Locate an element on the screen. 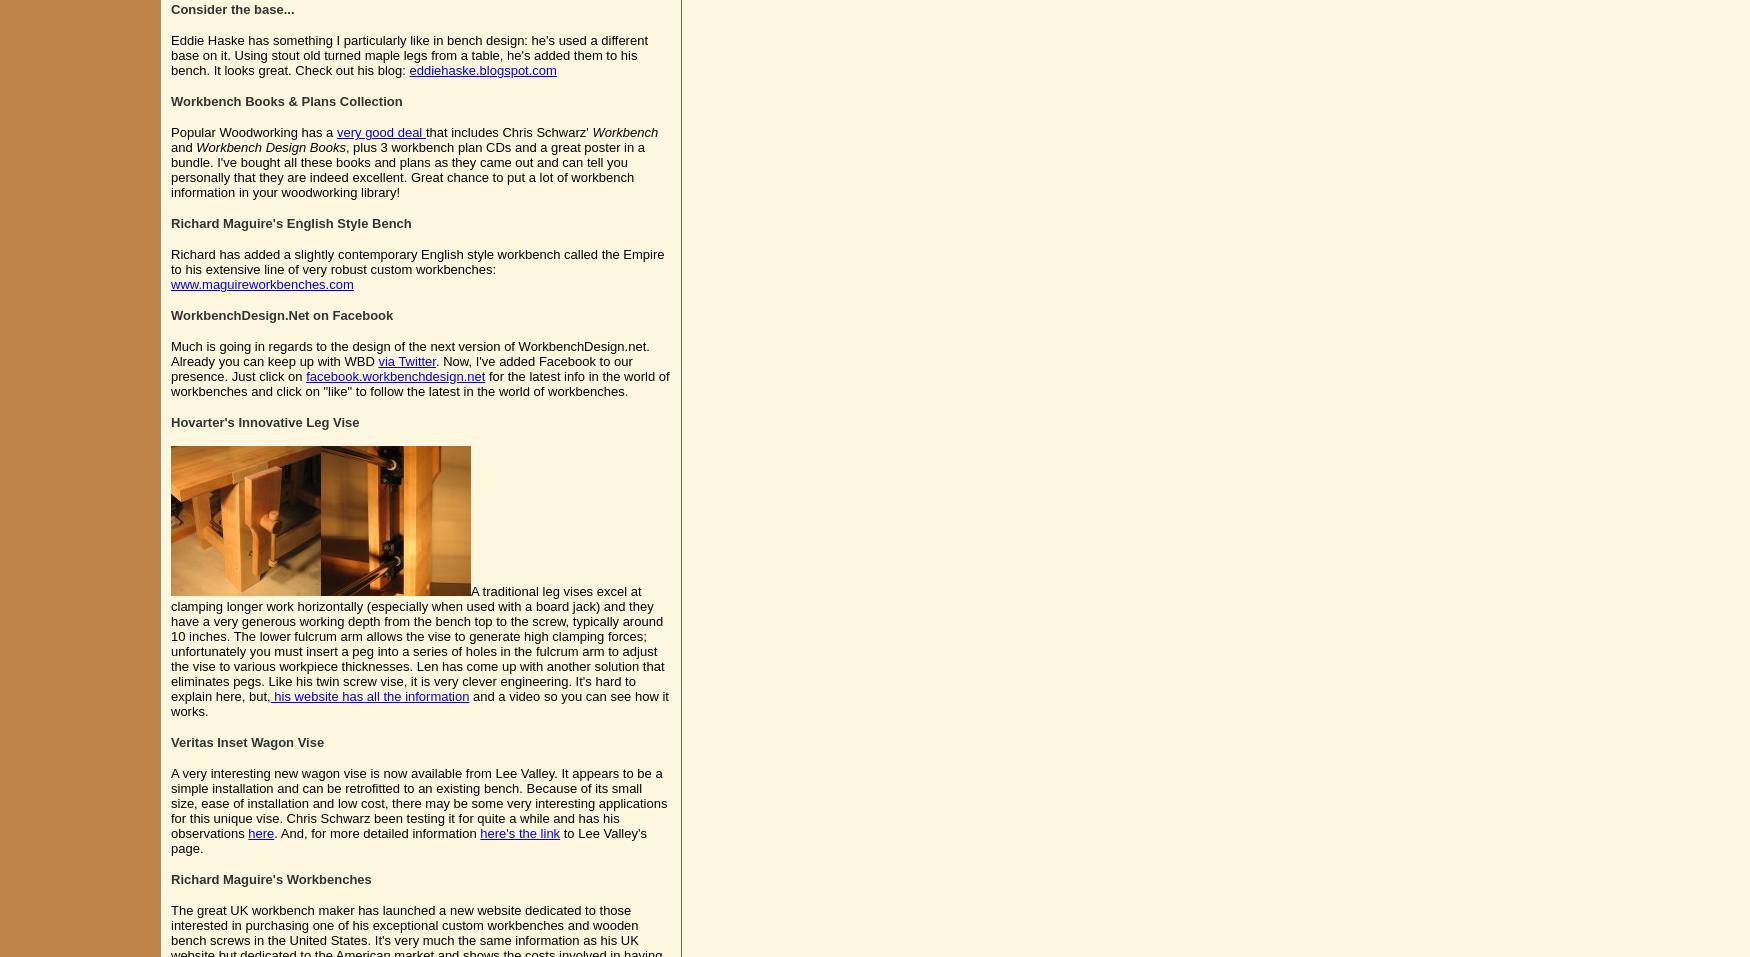 This screenshot has height=957, width=1750. 'Veritas Inset Wagon Vise' is located at coordinates (247, 742).